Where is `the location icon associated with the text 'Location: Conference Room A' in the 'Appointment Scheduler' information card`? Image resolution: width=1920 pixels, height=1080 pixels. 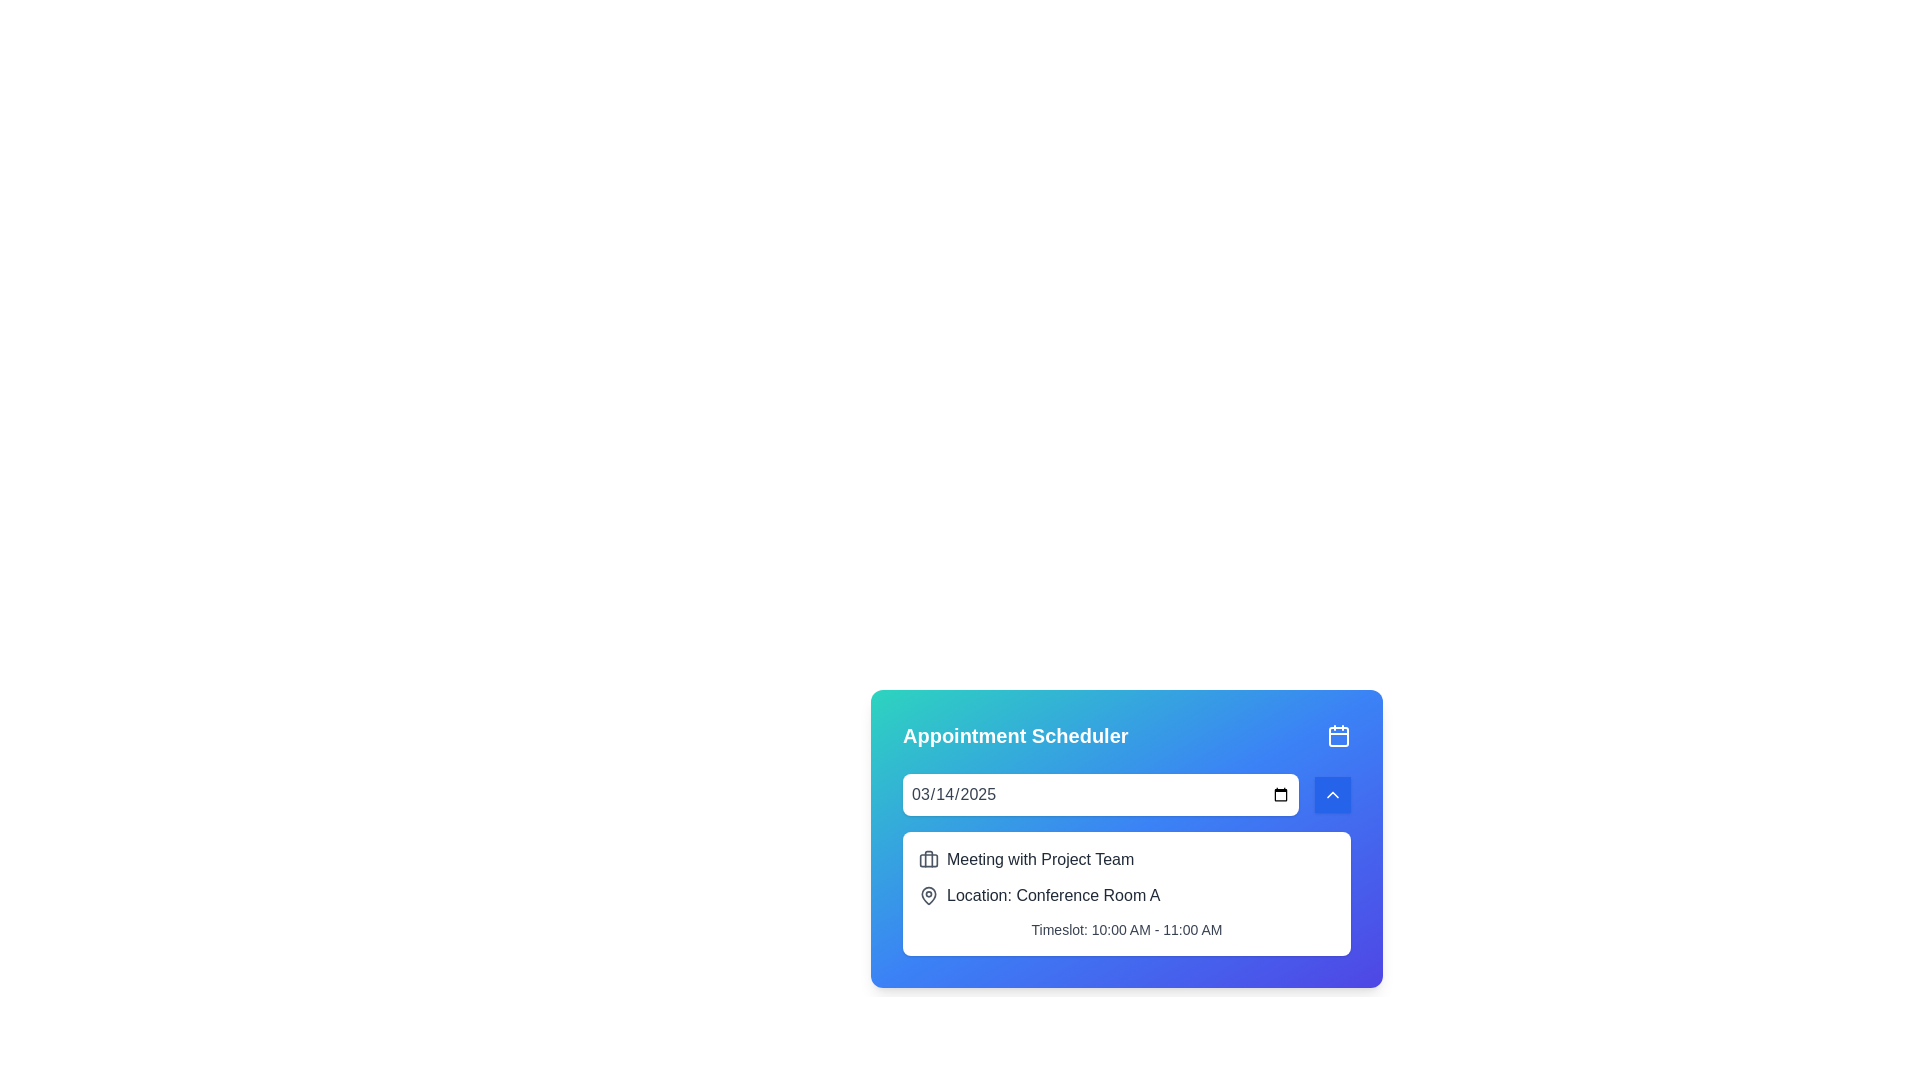 the location icon associated with the text 'Location: Conference Room A' in the 'Appointment Scheduler' information card is located at coordinates (928, 894).